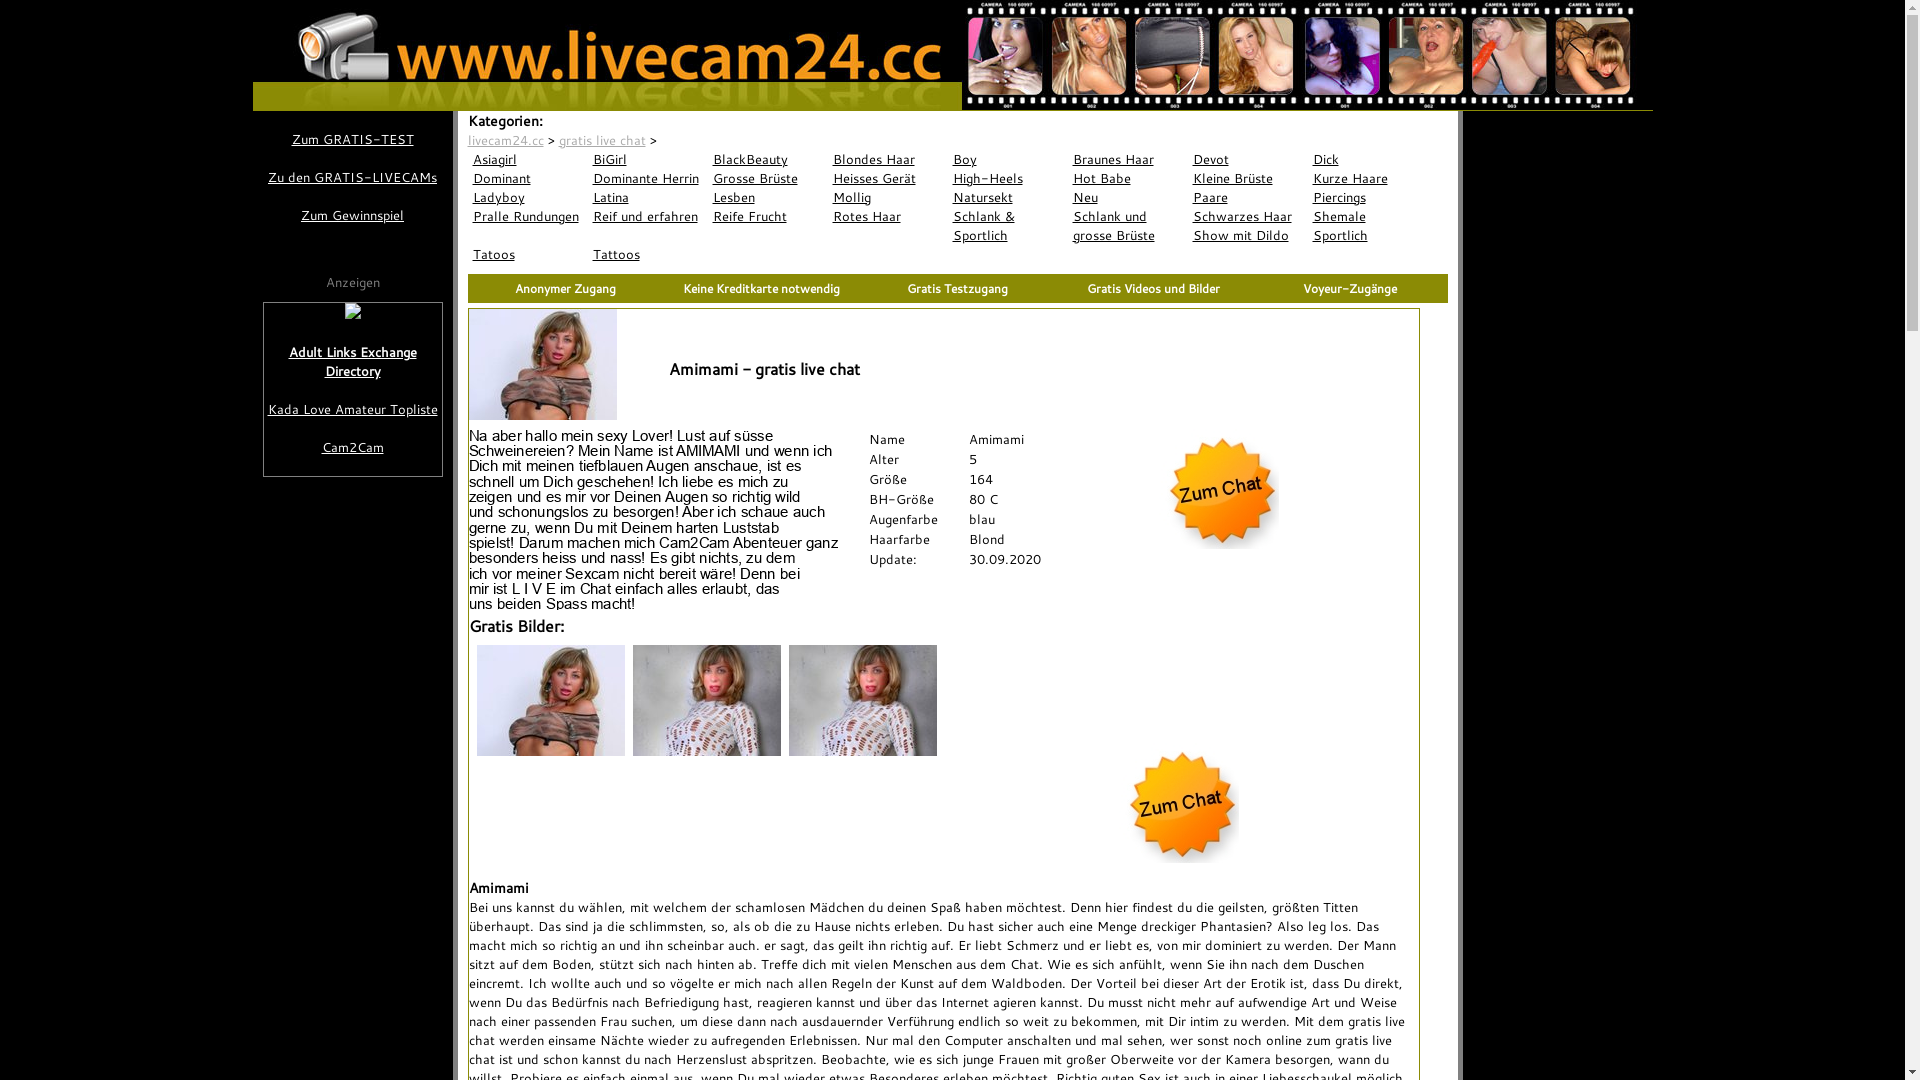 The image size is (1920, 1080). What do you see at coordinates (1008, 225) in the screenshot?
I see `'Schlank & Sportlich'` at bounding box center [1008, 225].